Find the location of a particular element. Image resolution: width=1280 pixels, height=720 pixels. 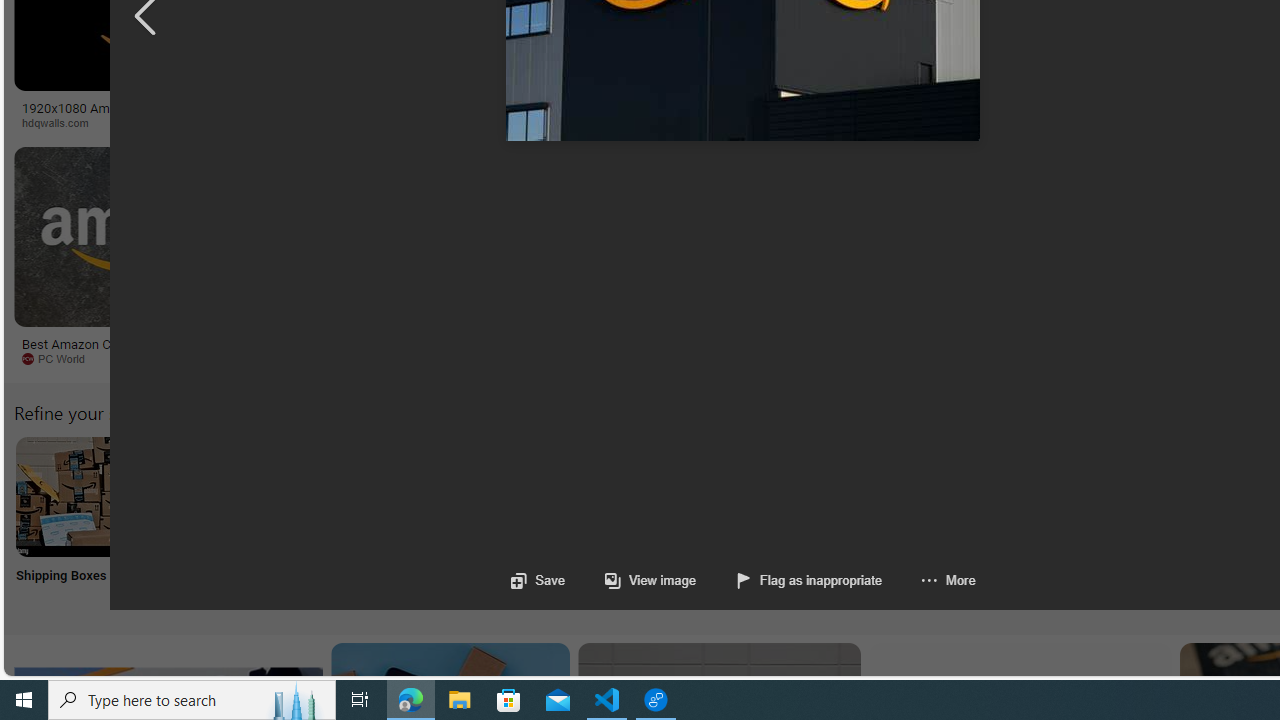

'PC World' is located at coordinates (60, 357).